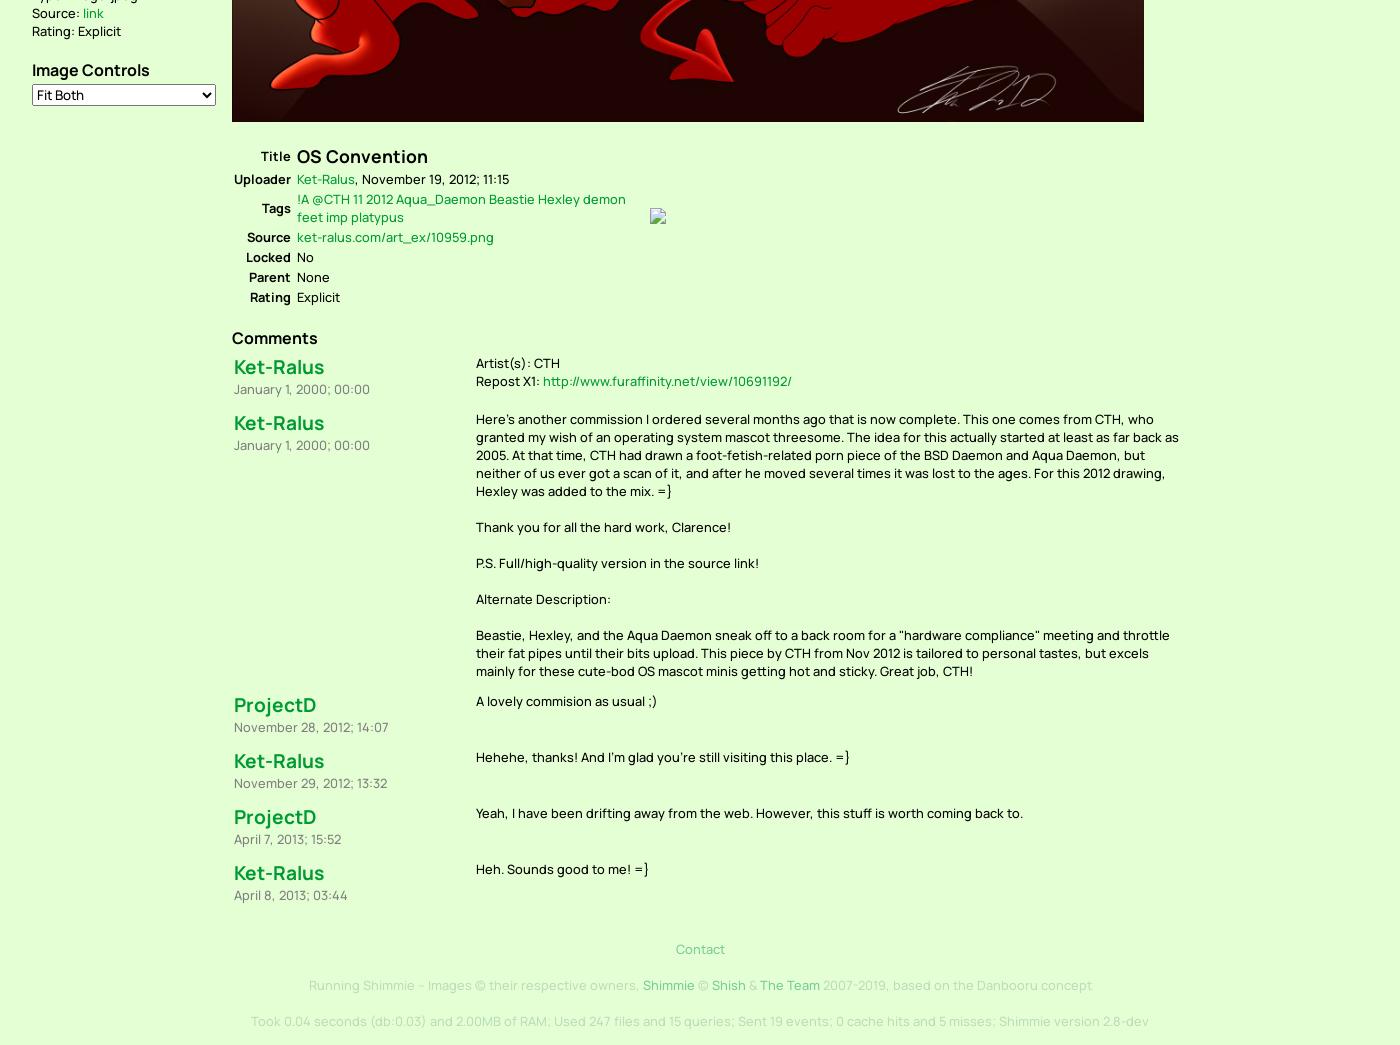 The width and height of the screenshot is (1400, 1045). I want to click on 'No', so click(305, 255).